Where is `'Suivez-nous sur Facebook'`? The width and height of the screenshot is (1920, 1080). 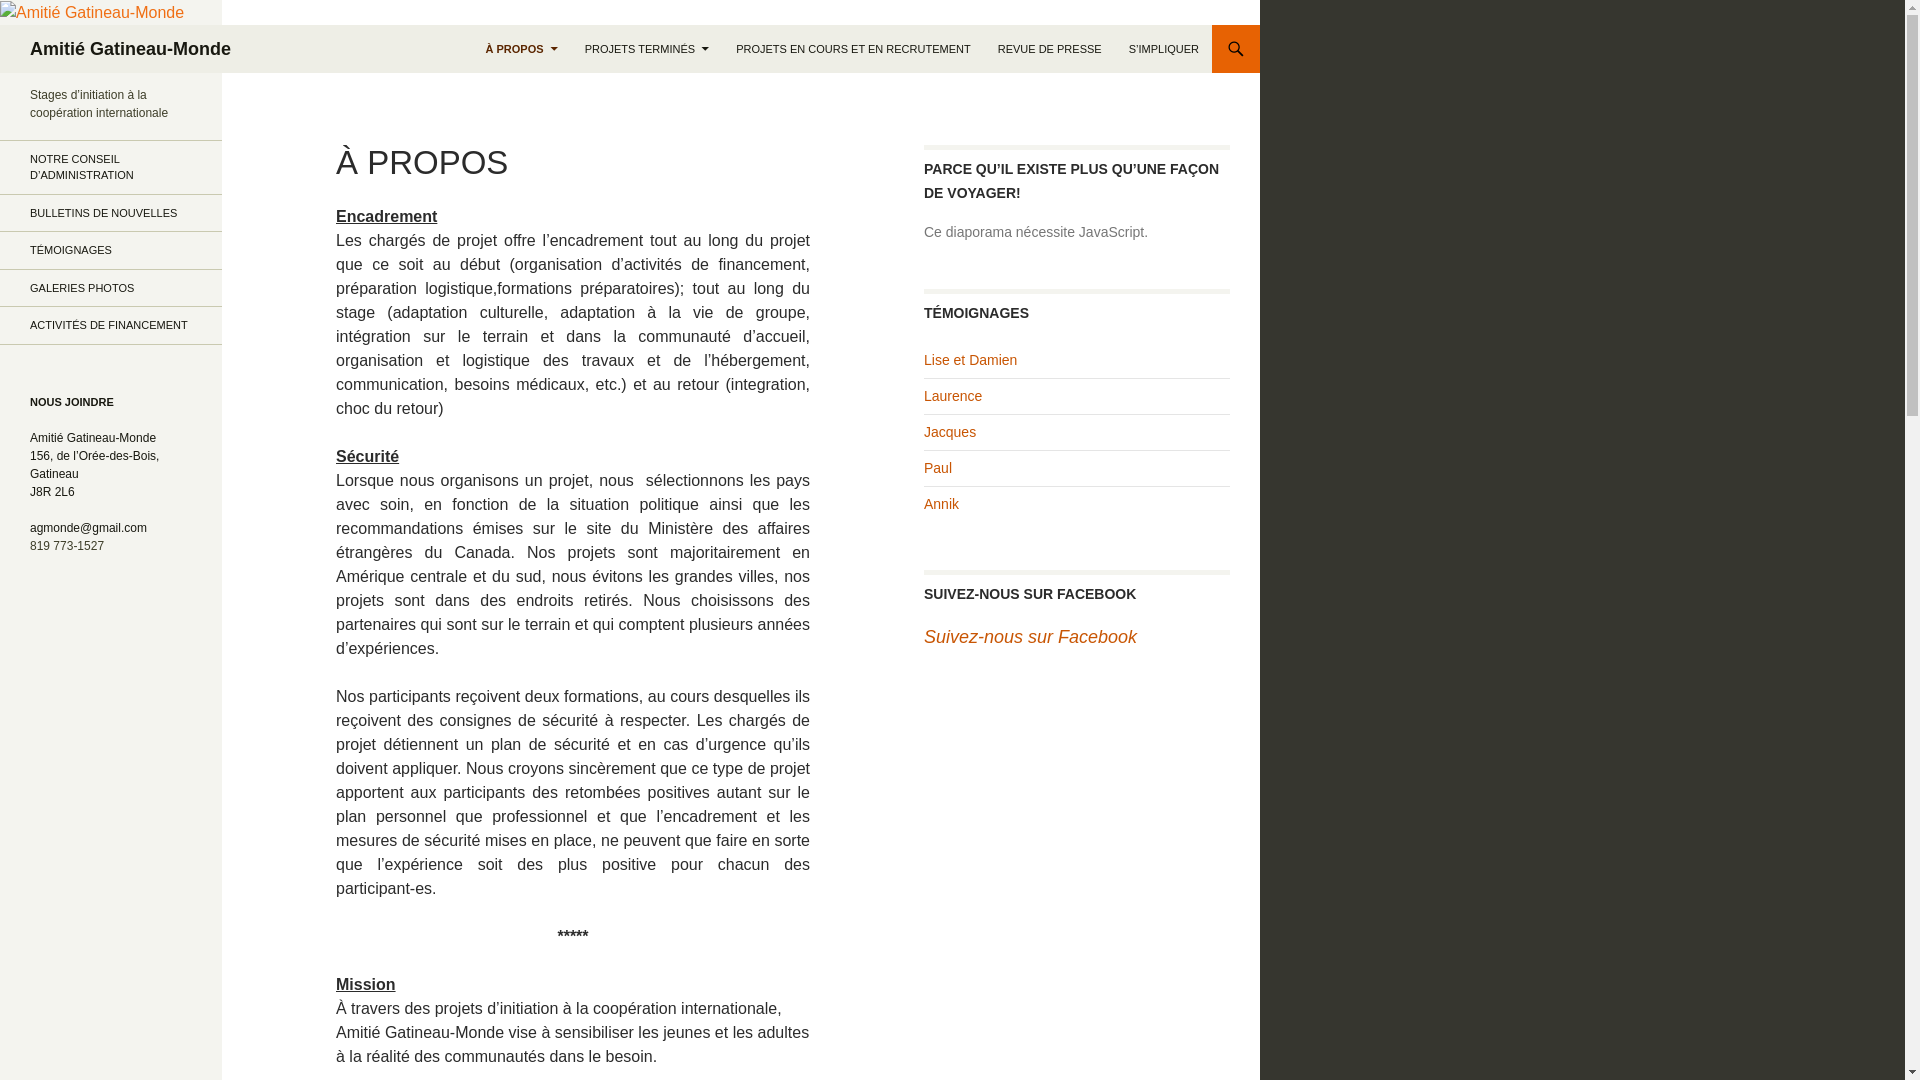
'Suivez-nous sur Facebook' is located at coordinates (1030, 636).